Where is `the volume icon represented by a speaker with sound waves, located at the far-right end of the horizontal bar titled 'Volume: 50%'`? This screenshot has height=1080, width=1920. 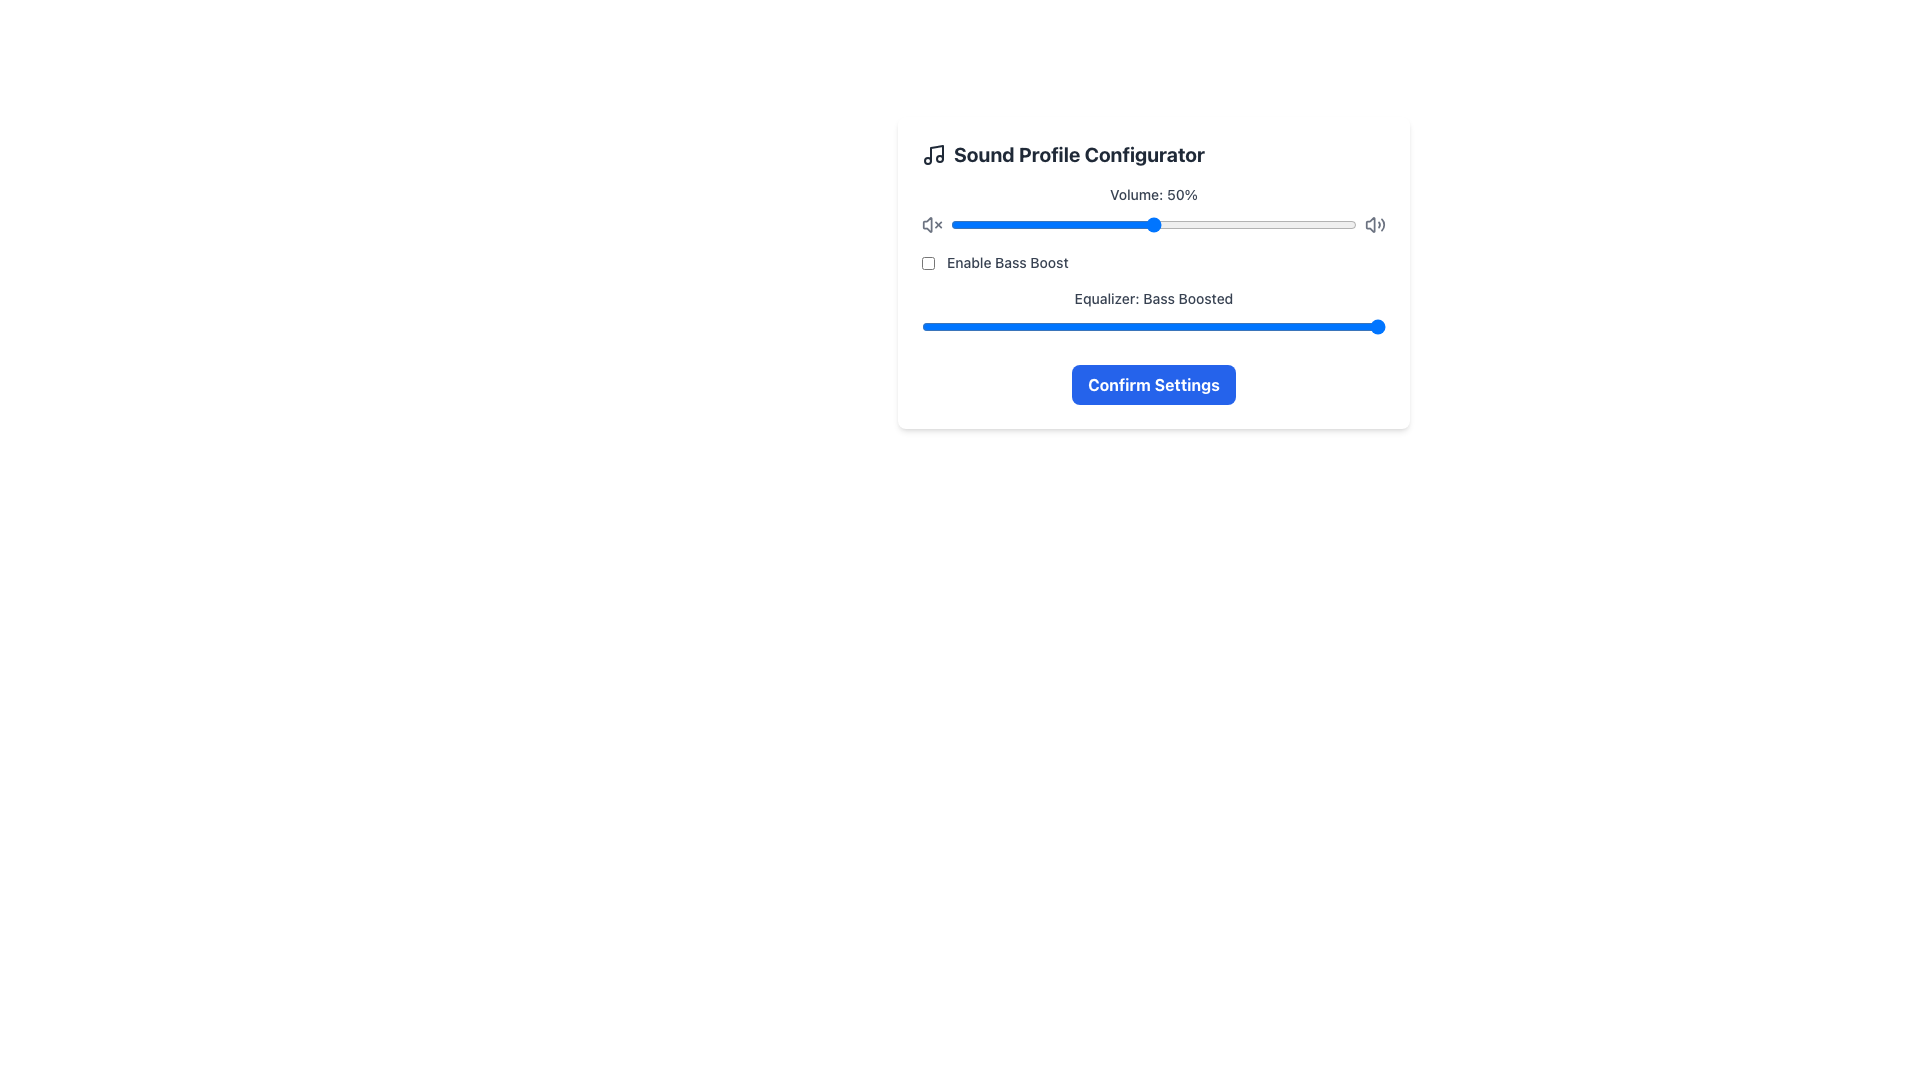
the volume icon represented by a speaker with sound waves, located at the far-right end of the horizontal bar titled 'Volume: 50%' is located at coordinates (1374, 224).